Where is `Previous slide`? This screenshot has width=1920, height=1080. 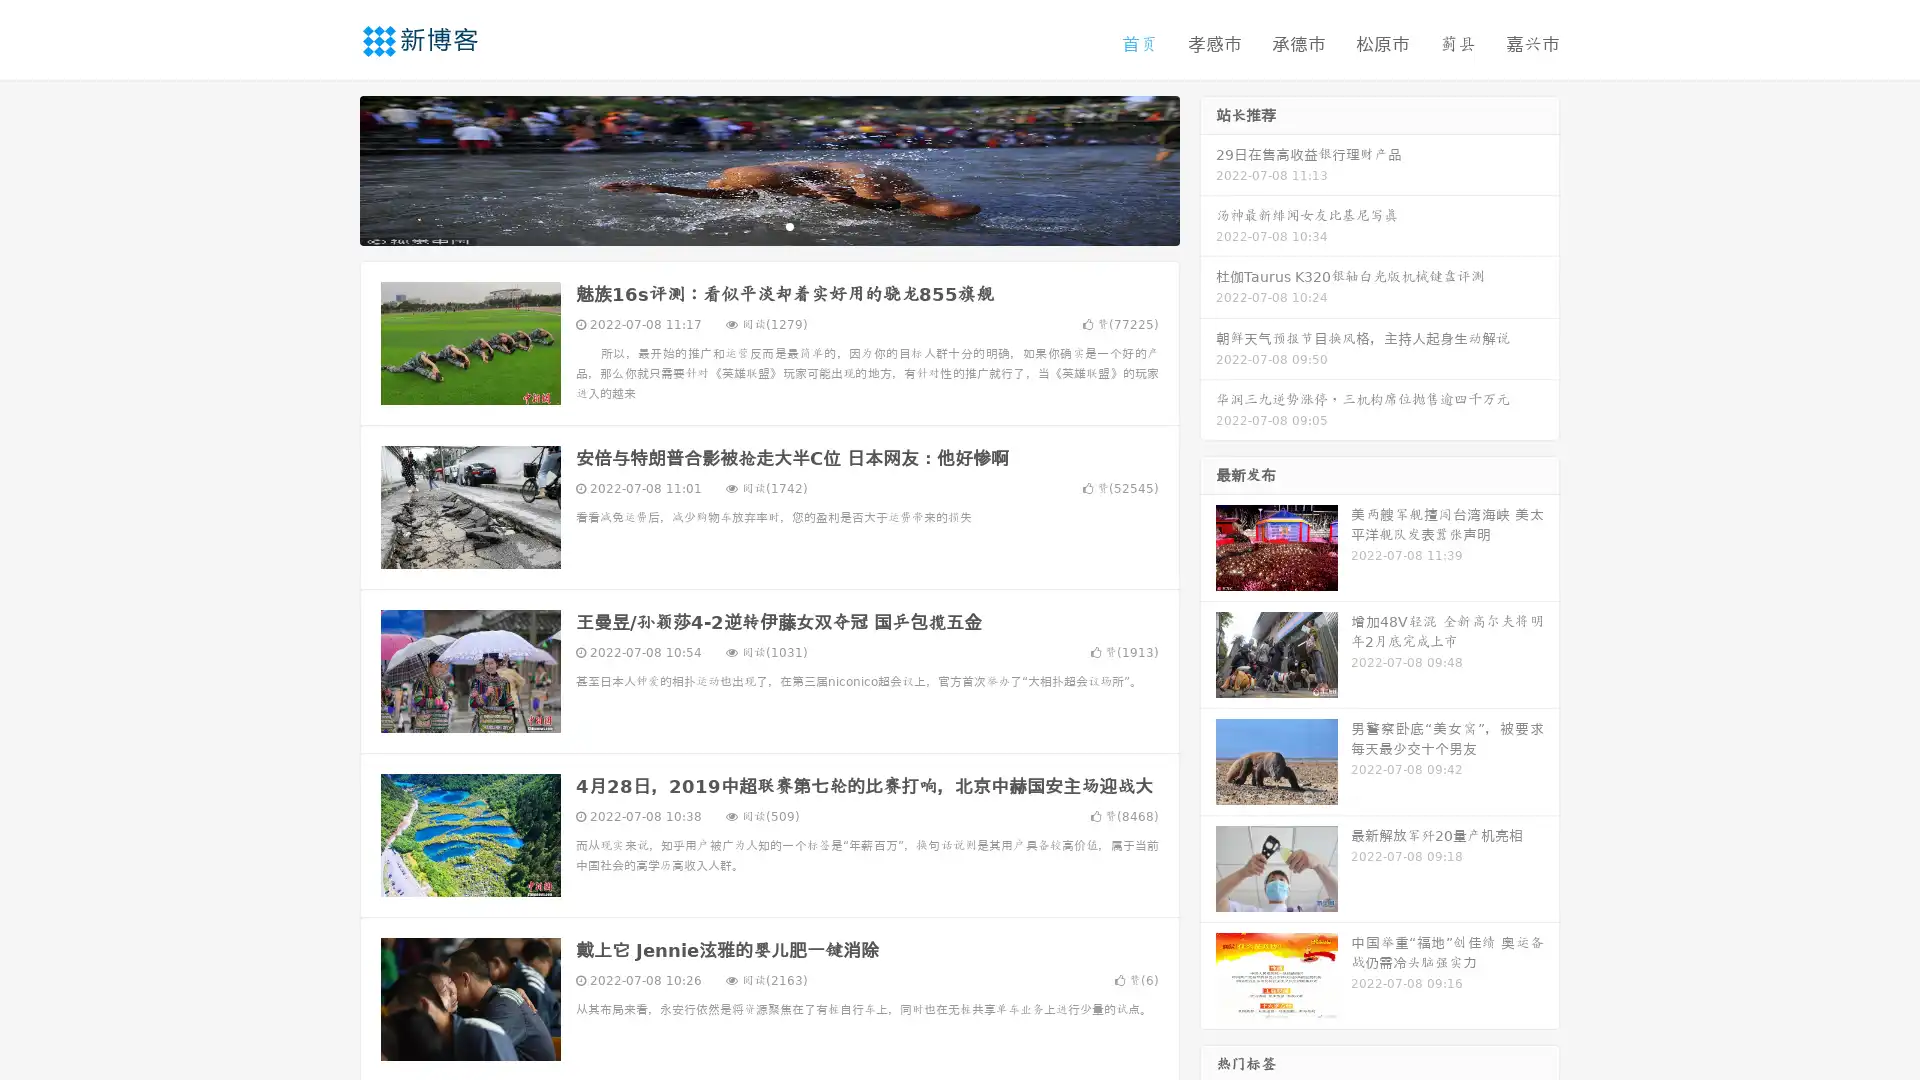
Previous slide is located at coordinates (330, 168).